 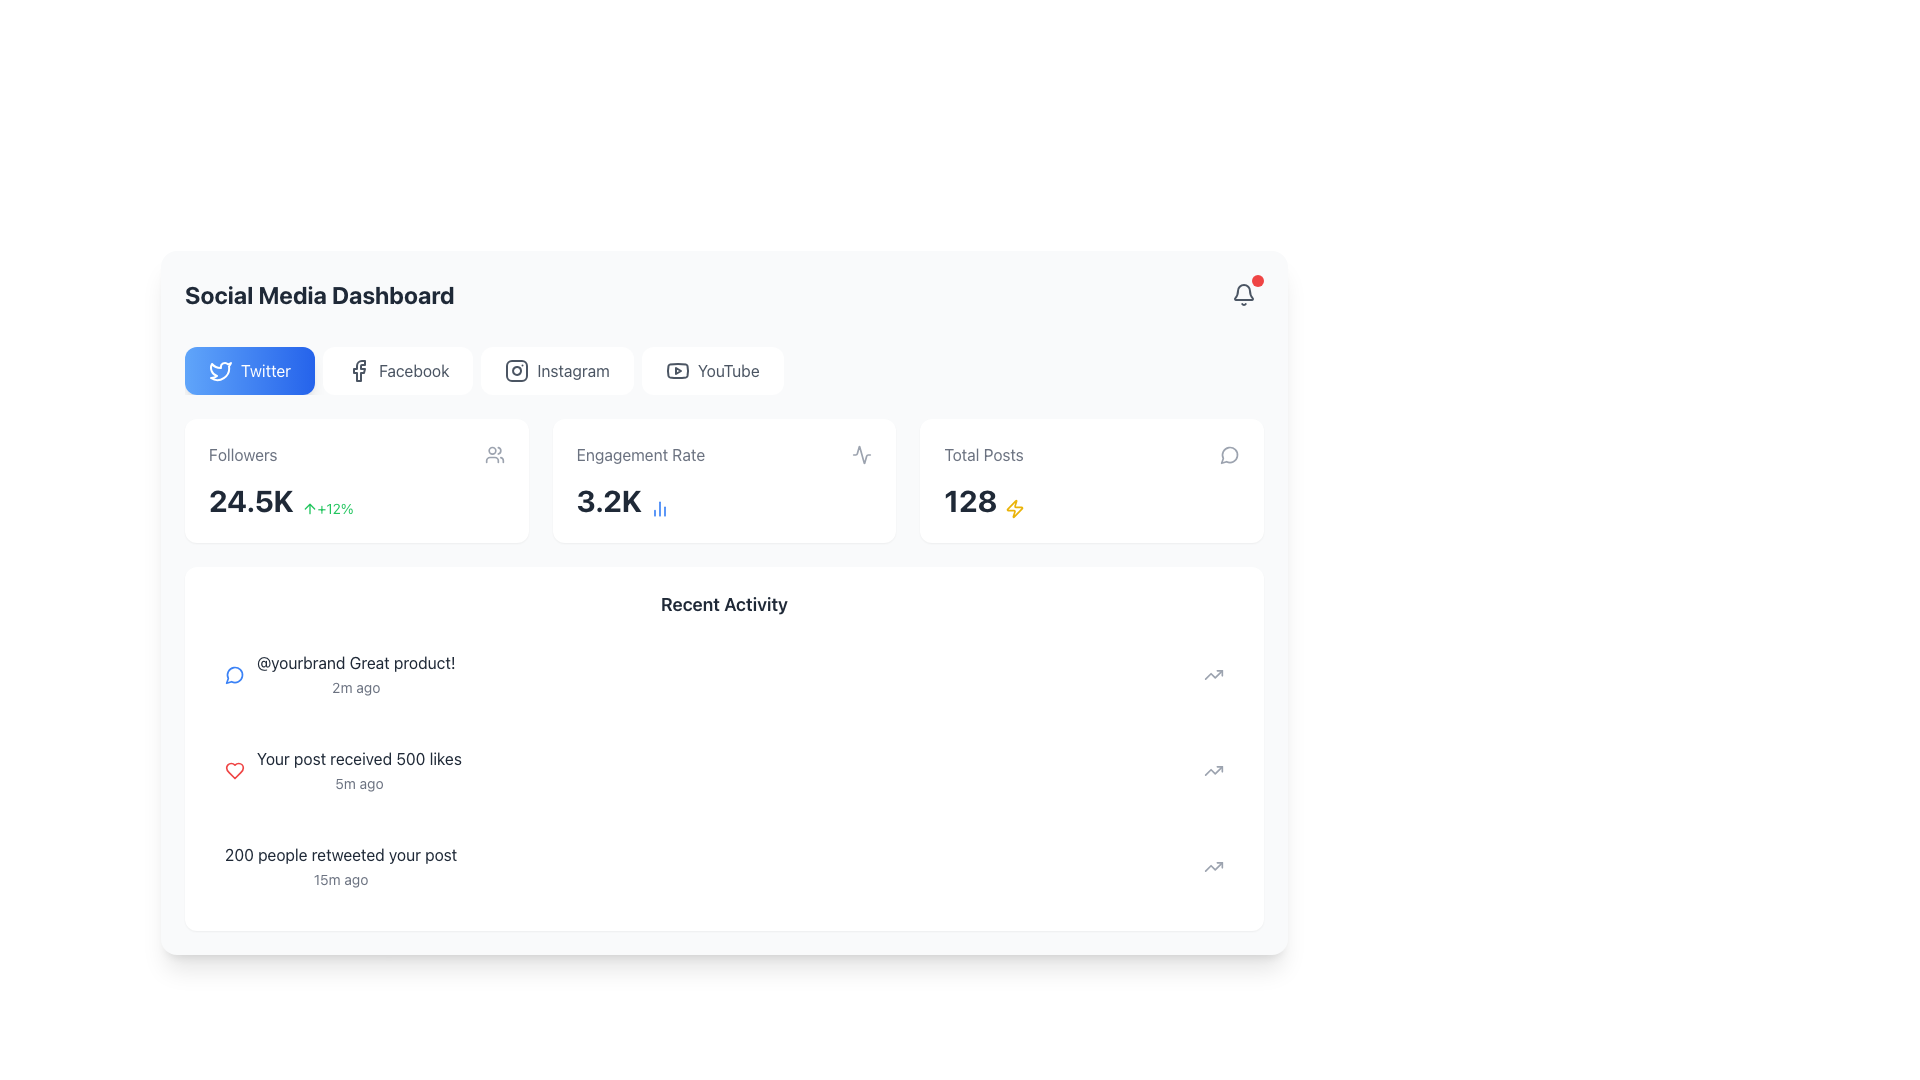 What do you see at coordinates (359, 370) in the screenshot?
I see `the Facebook icon in the navigation bar` at bounding box center [359, 370].